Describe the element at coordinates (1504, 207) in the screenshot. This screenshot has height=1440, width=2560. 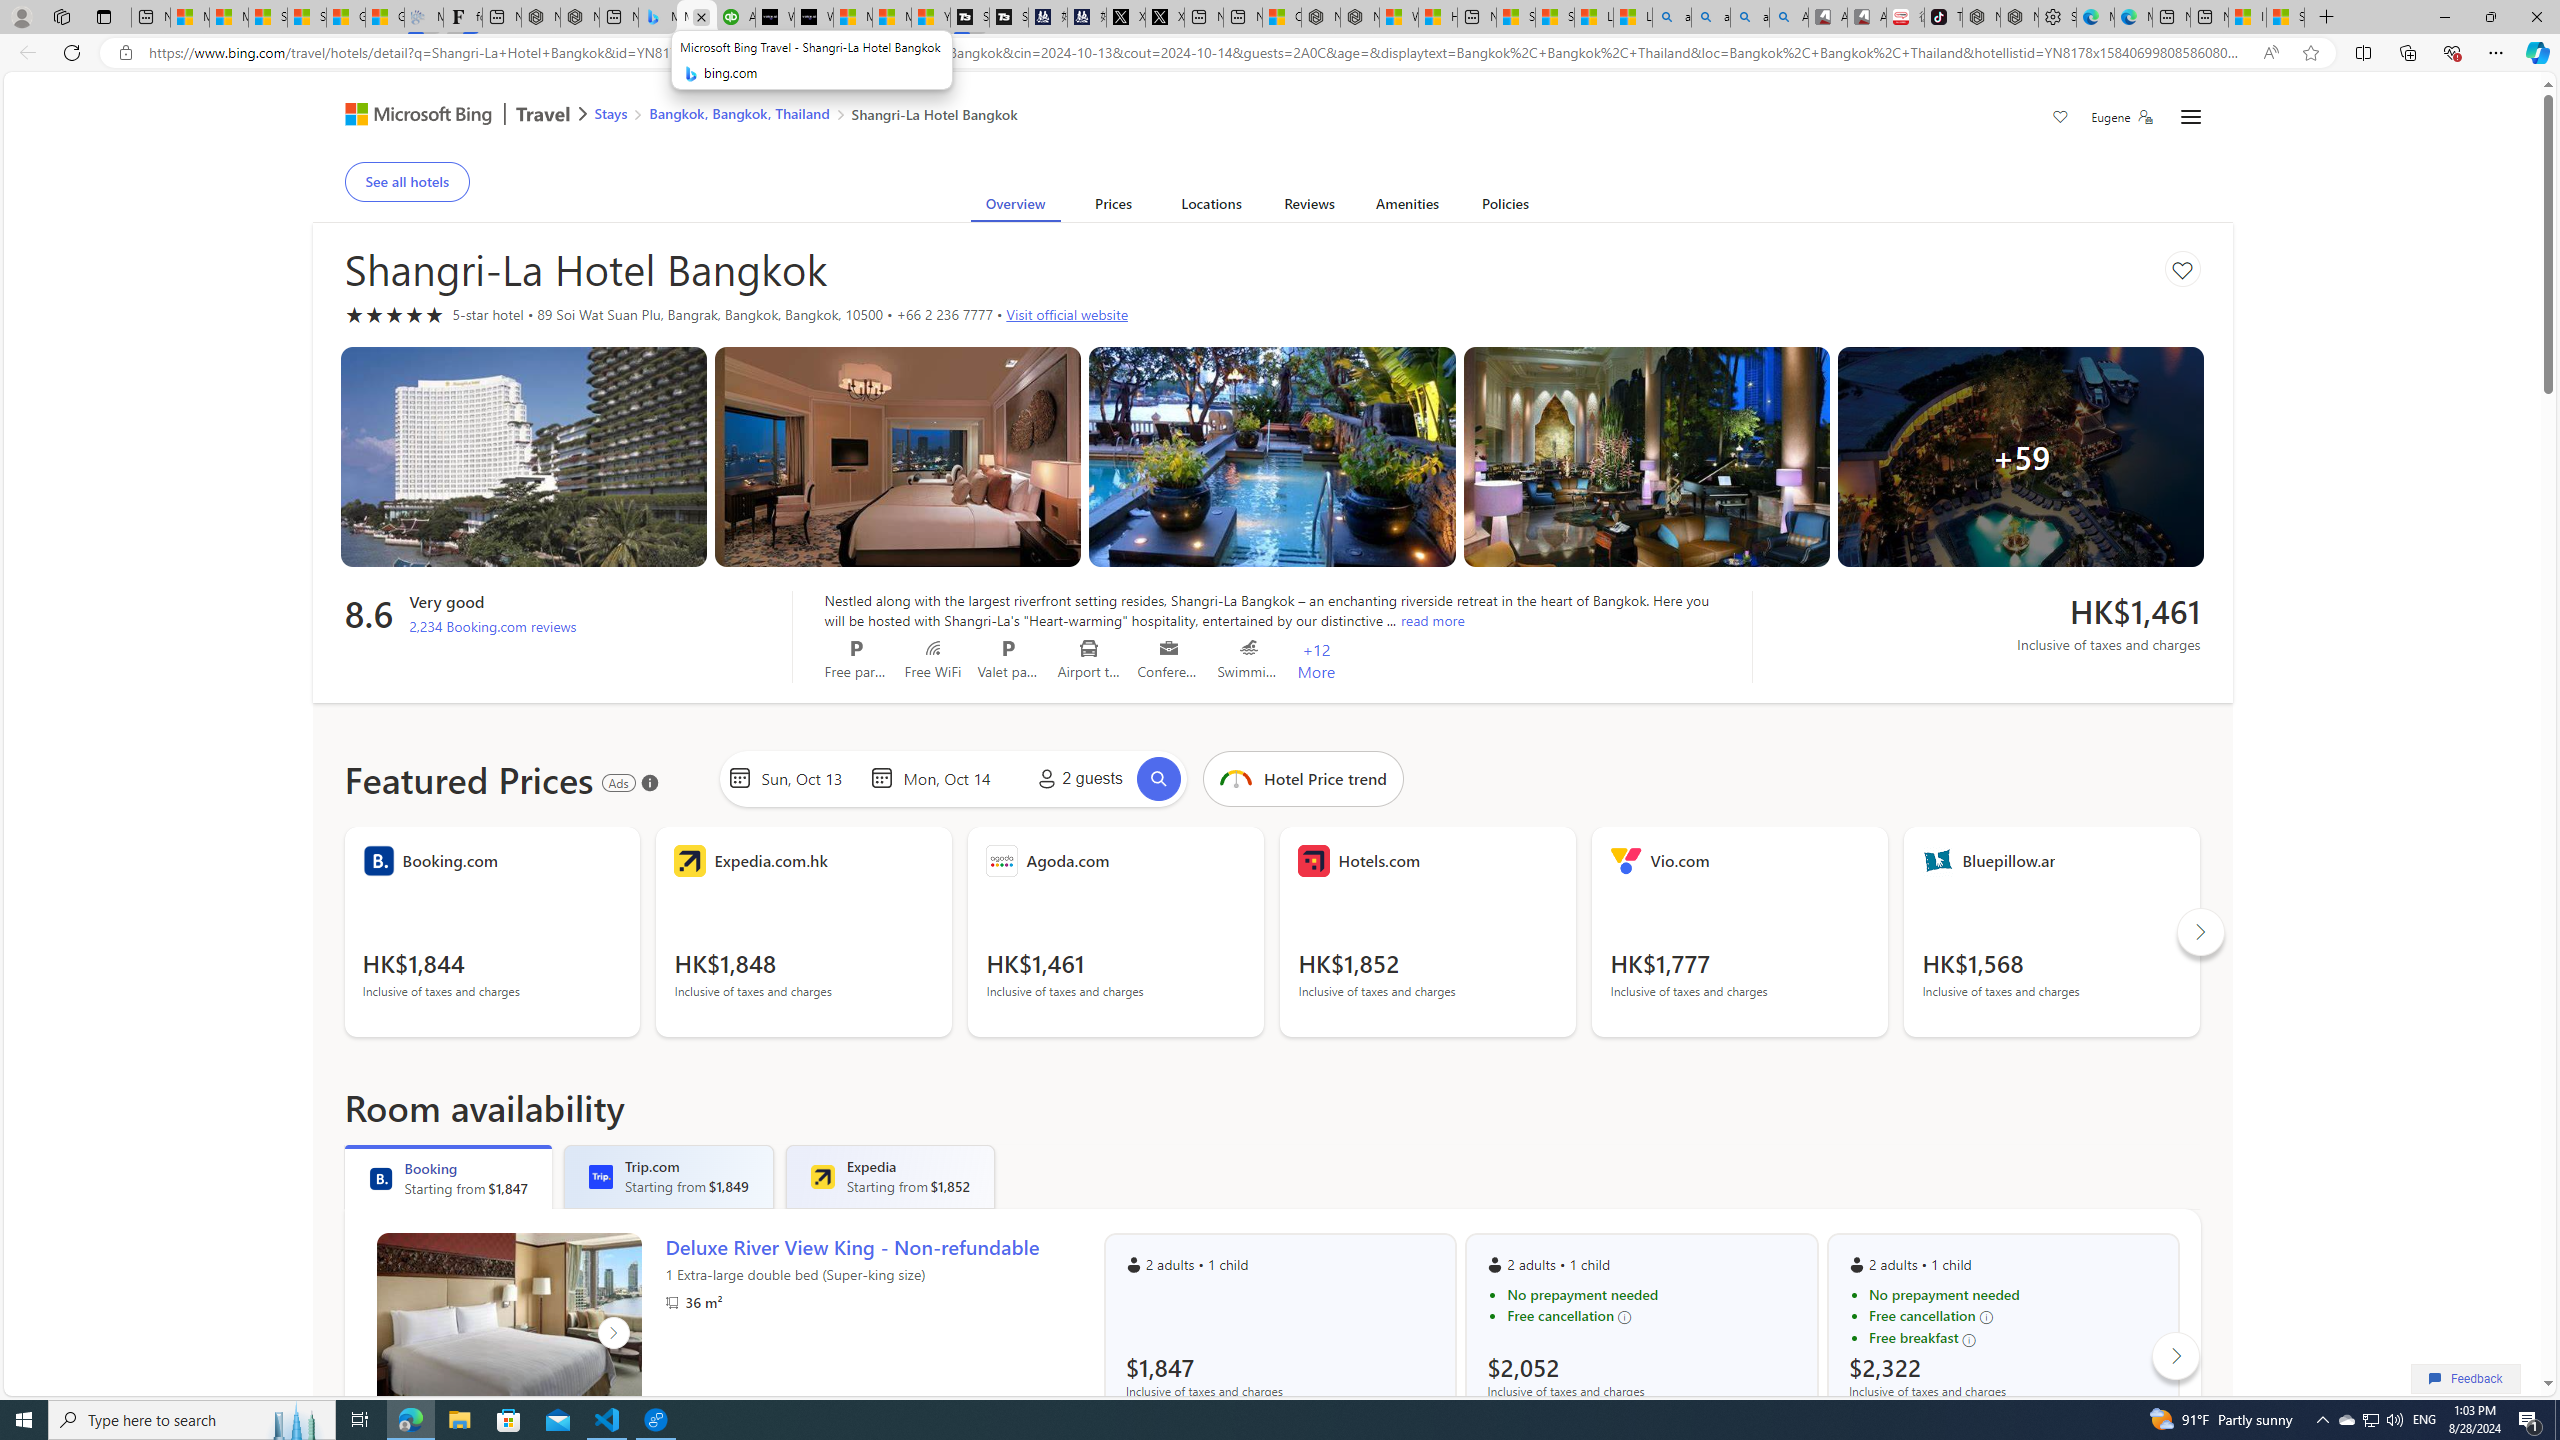
I see `'Policies'` at that location.